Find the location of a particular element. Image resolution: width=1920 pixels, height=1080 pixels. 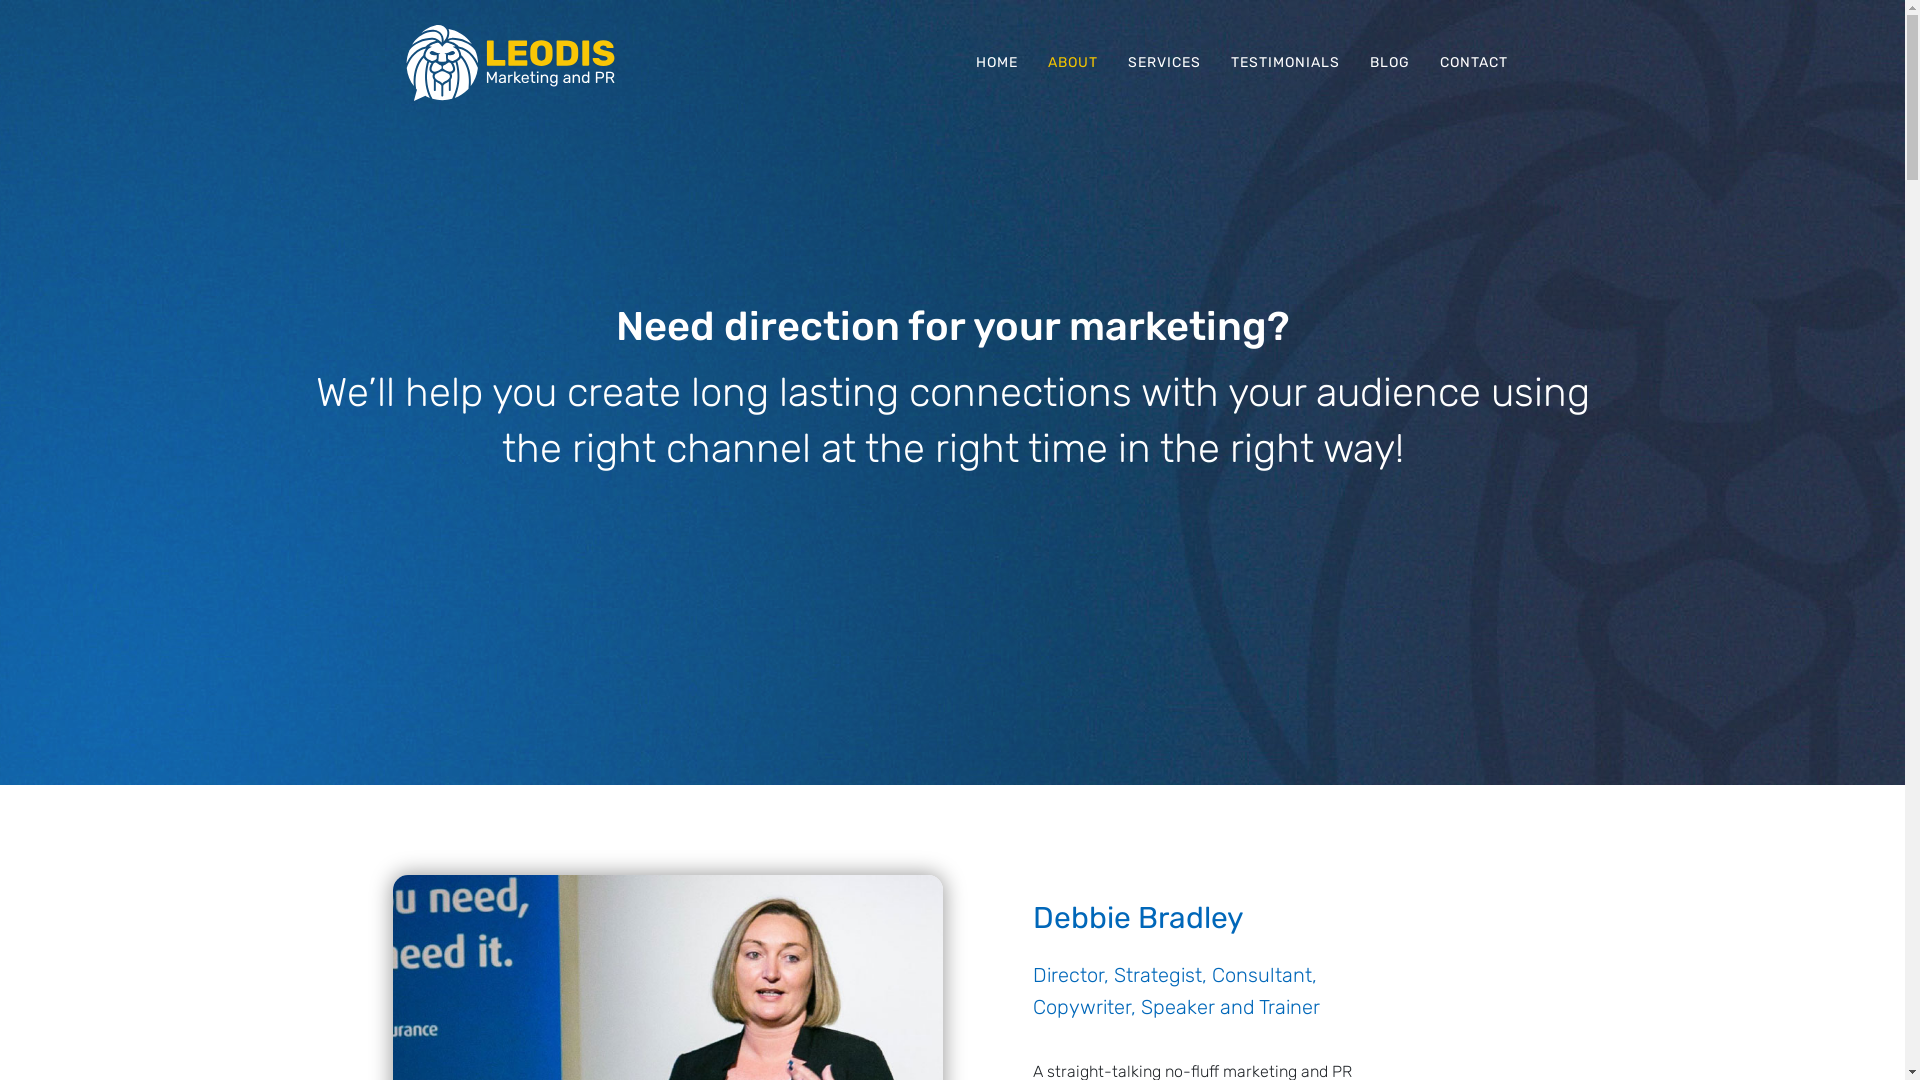

'BLOG' is located at coordinates (1387, 61).